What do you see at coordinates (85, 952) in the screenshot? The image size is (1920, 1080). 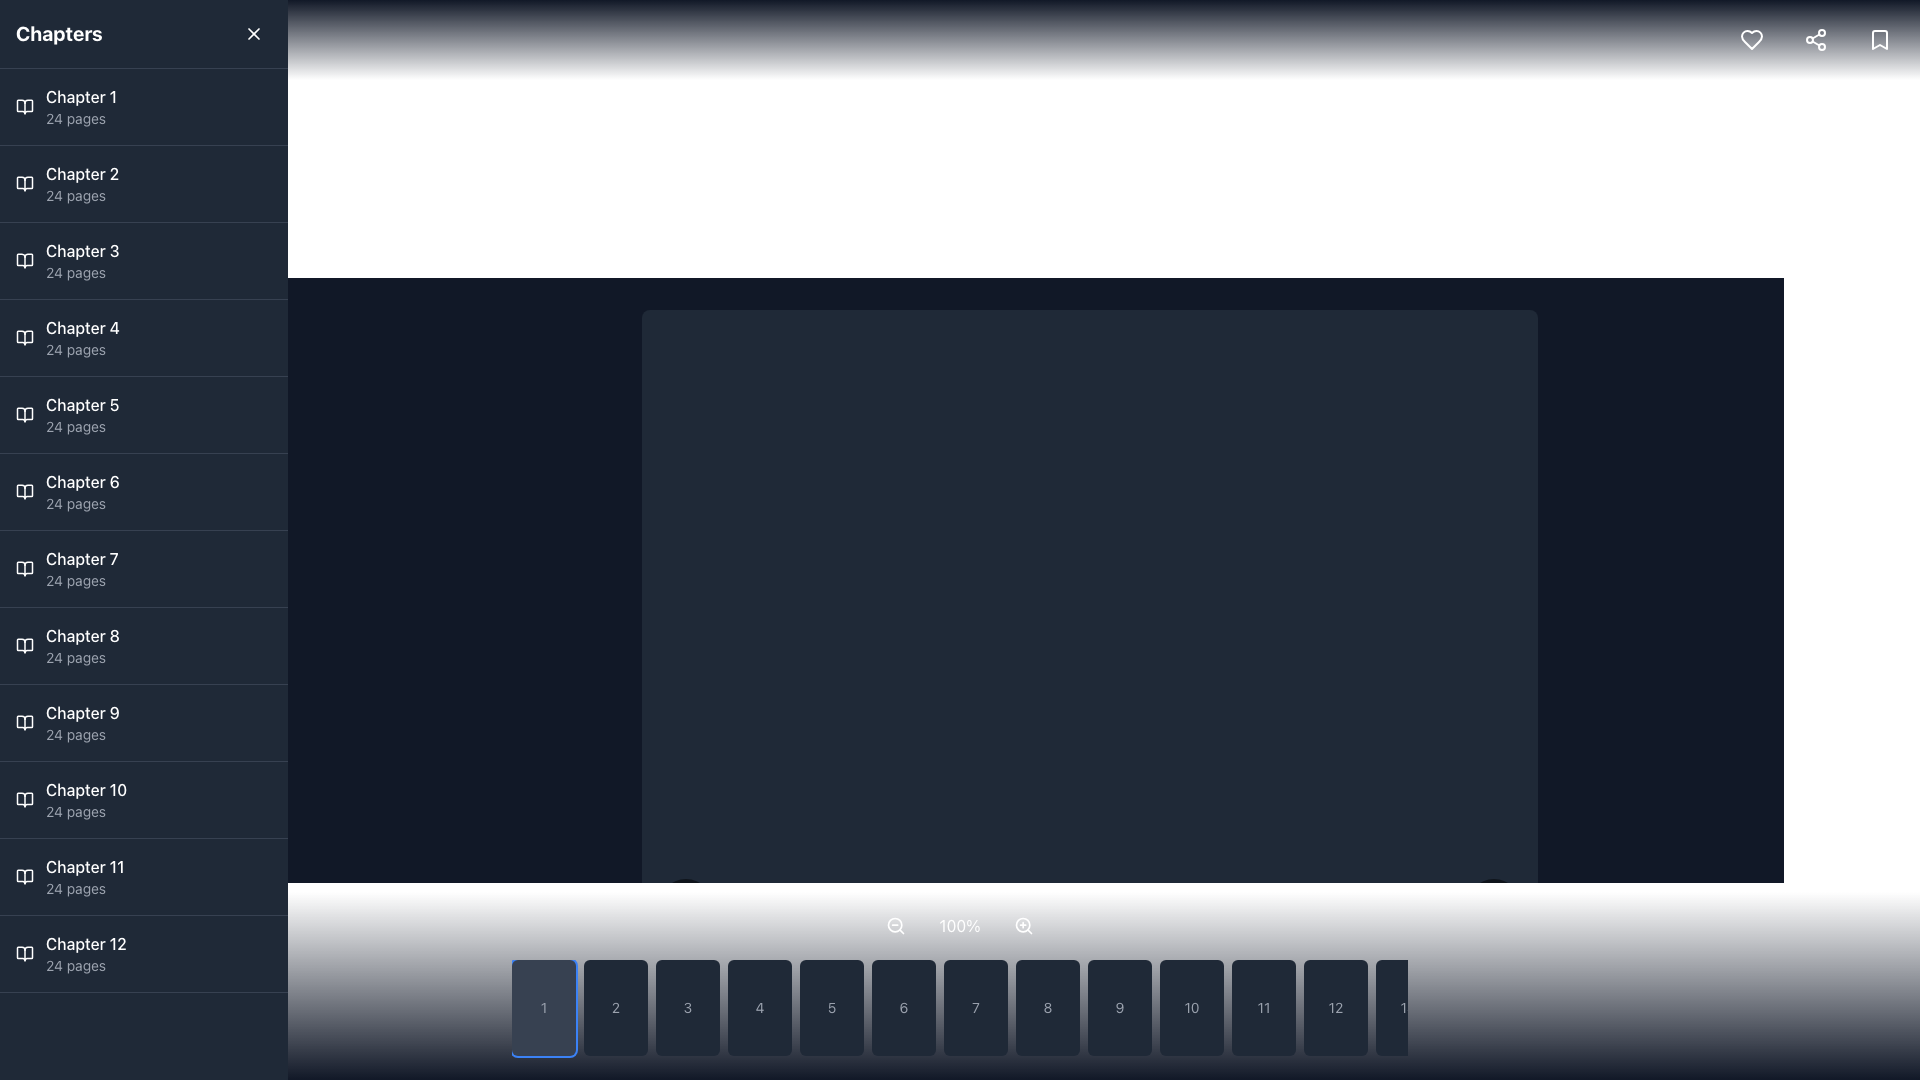 I see `the Textblock displaying information about Chapter 12 in the sidebar list of chapters` at bounding box center [85, 952].